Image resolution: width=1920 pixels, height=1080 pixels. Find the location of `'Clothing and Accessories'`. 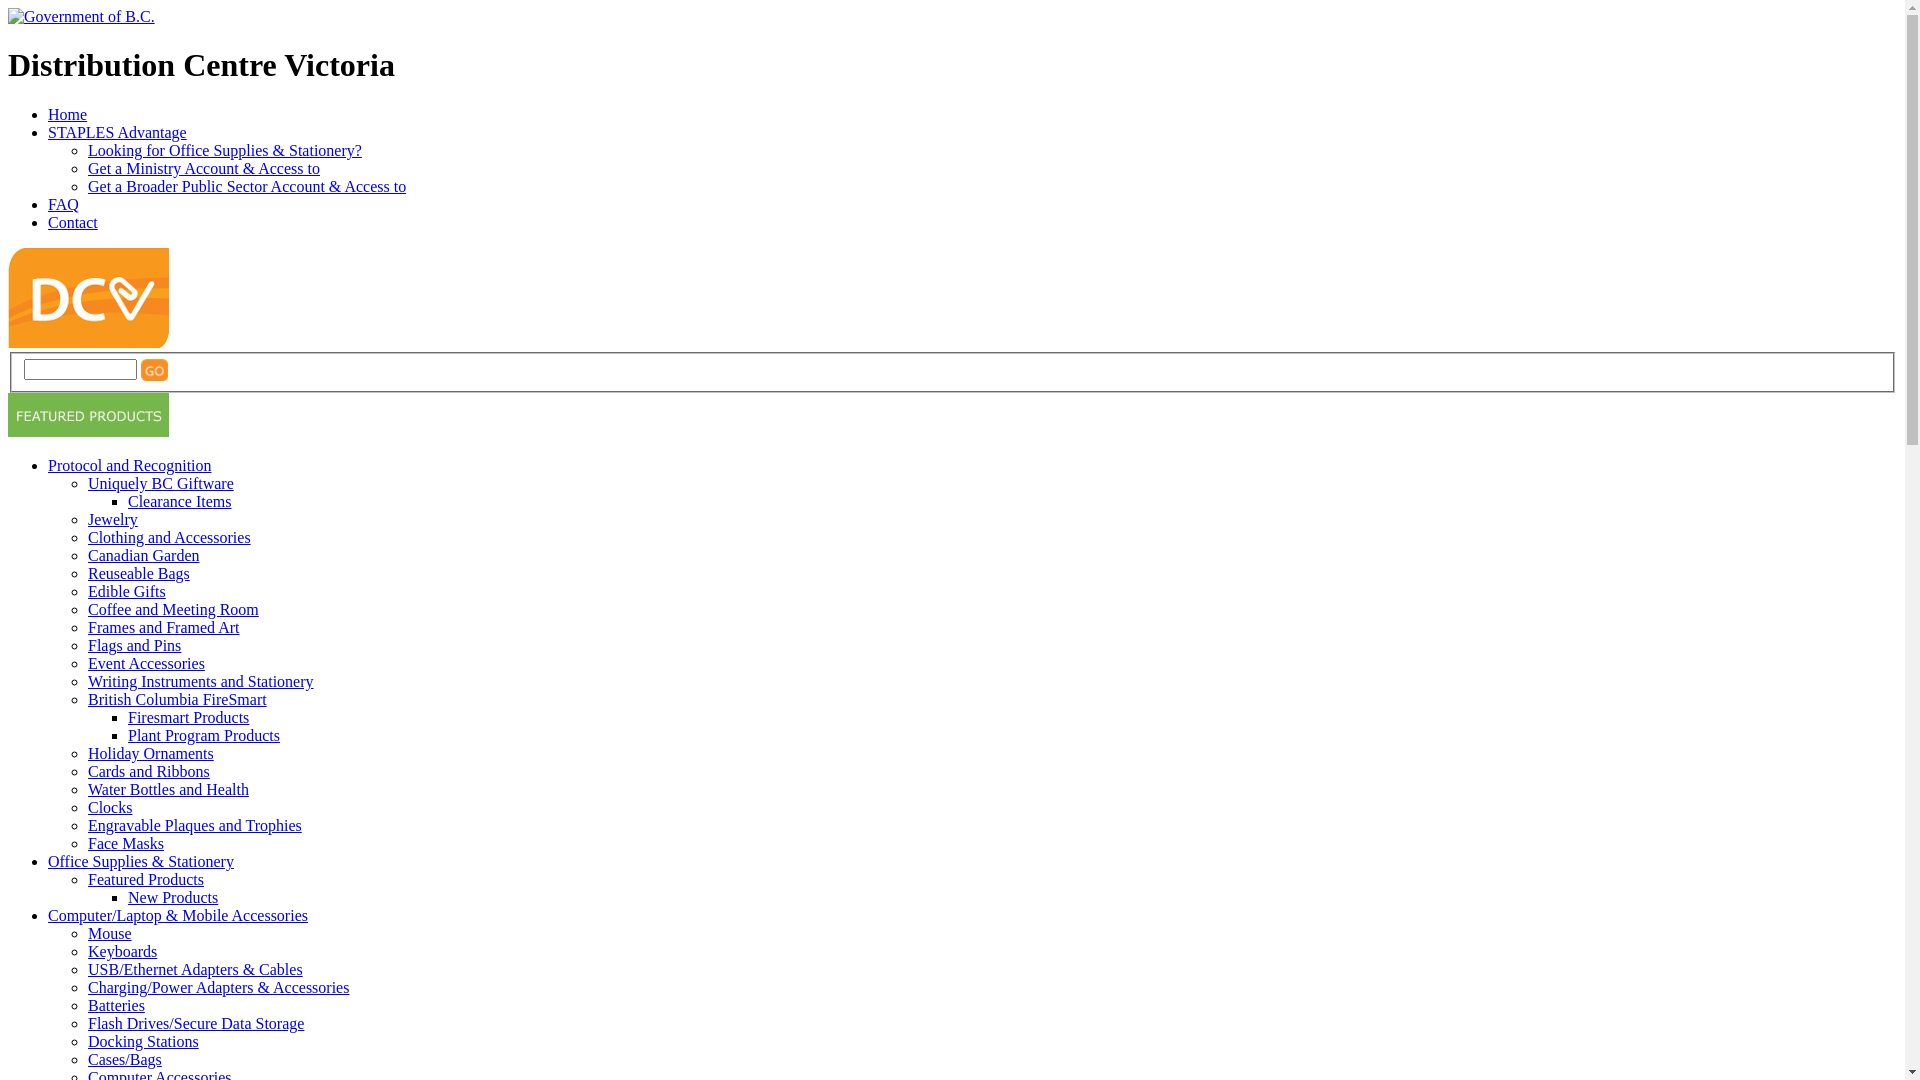

'Clothing and Accessories' is located at coordinates (86, 536).